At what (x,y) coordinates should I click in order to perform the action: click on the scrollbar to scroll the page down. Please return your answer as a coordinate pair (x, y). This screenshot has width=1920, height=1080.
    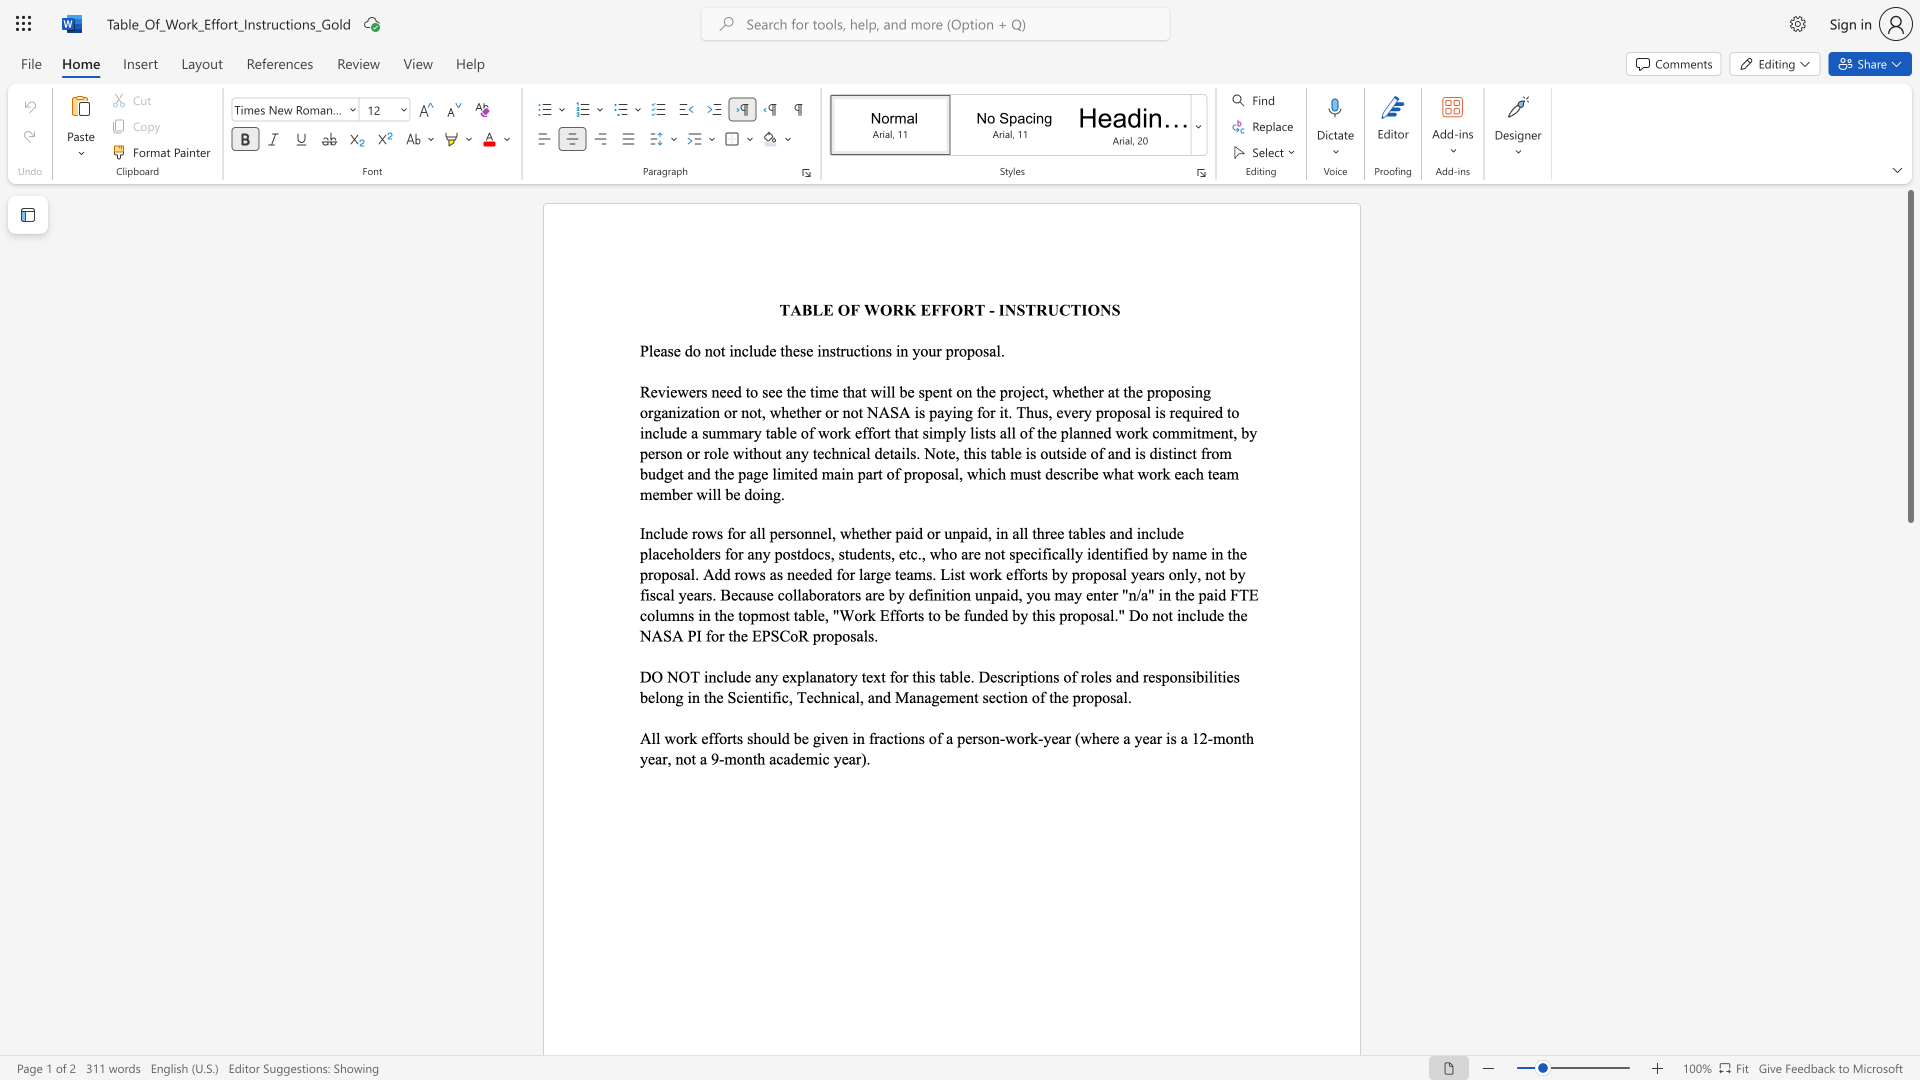
    Looking at the image, I should click on (1909, 840).